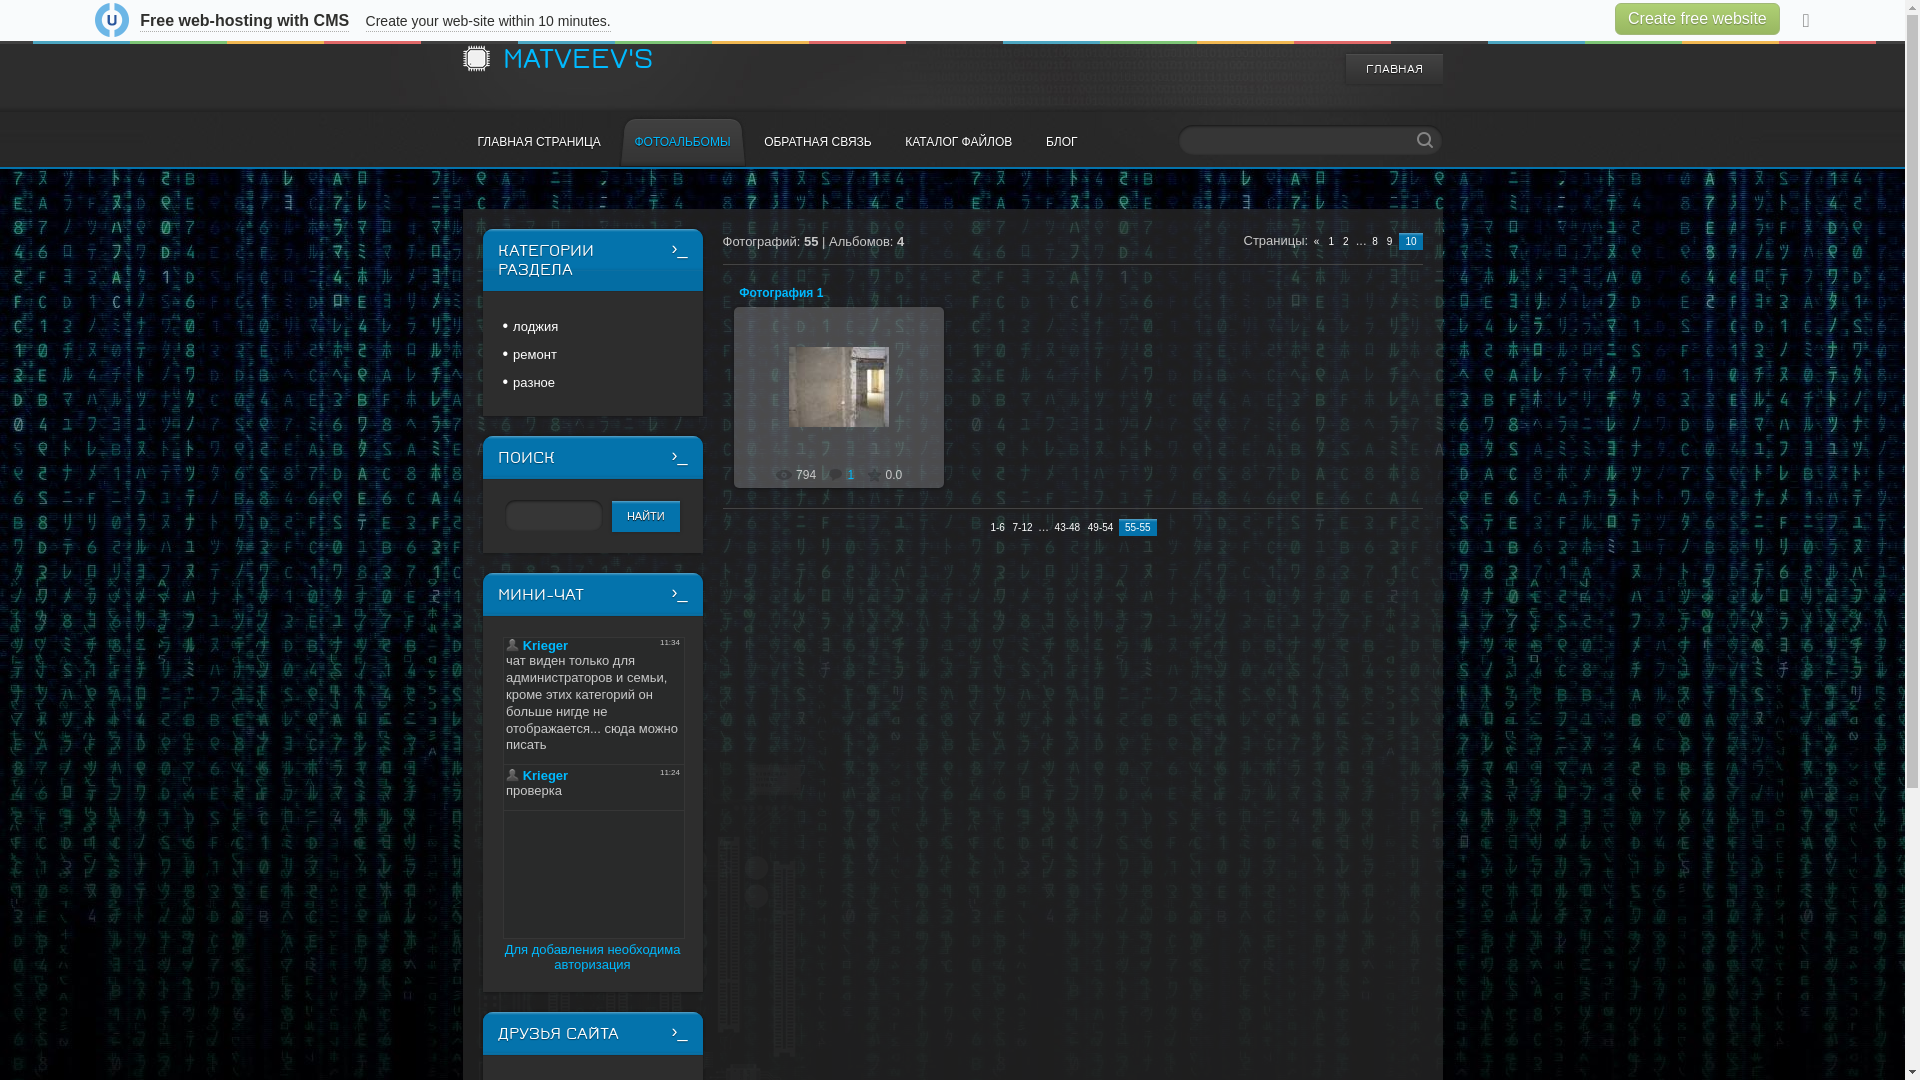  What do you see at coordinates (1430, 27) in the screenshot?
I see `'RSS'` at bounding box center [1430, 27].